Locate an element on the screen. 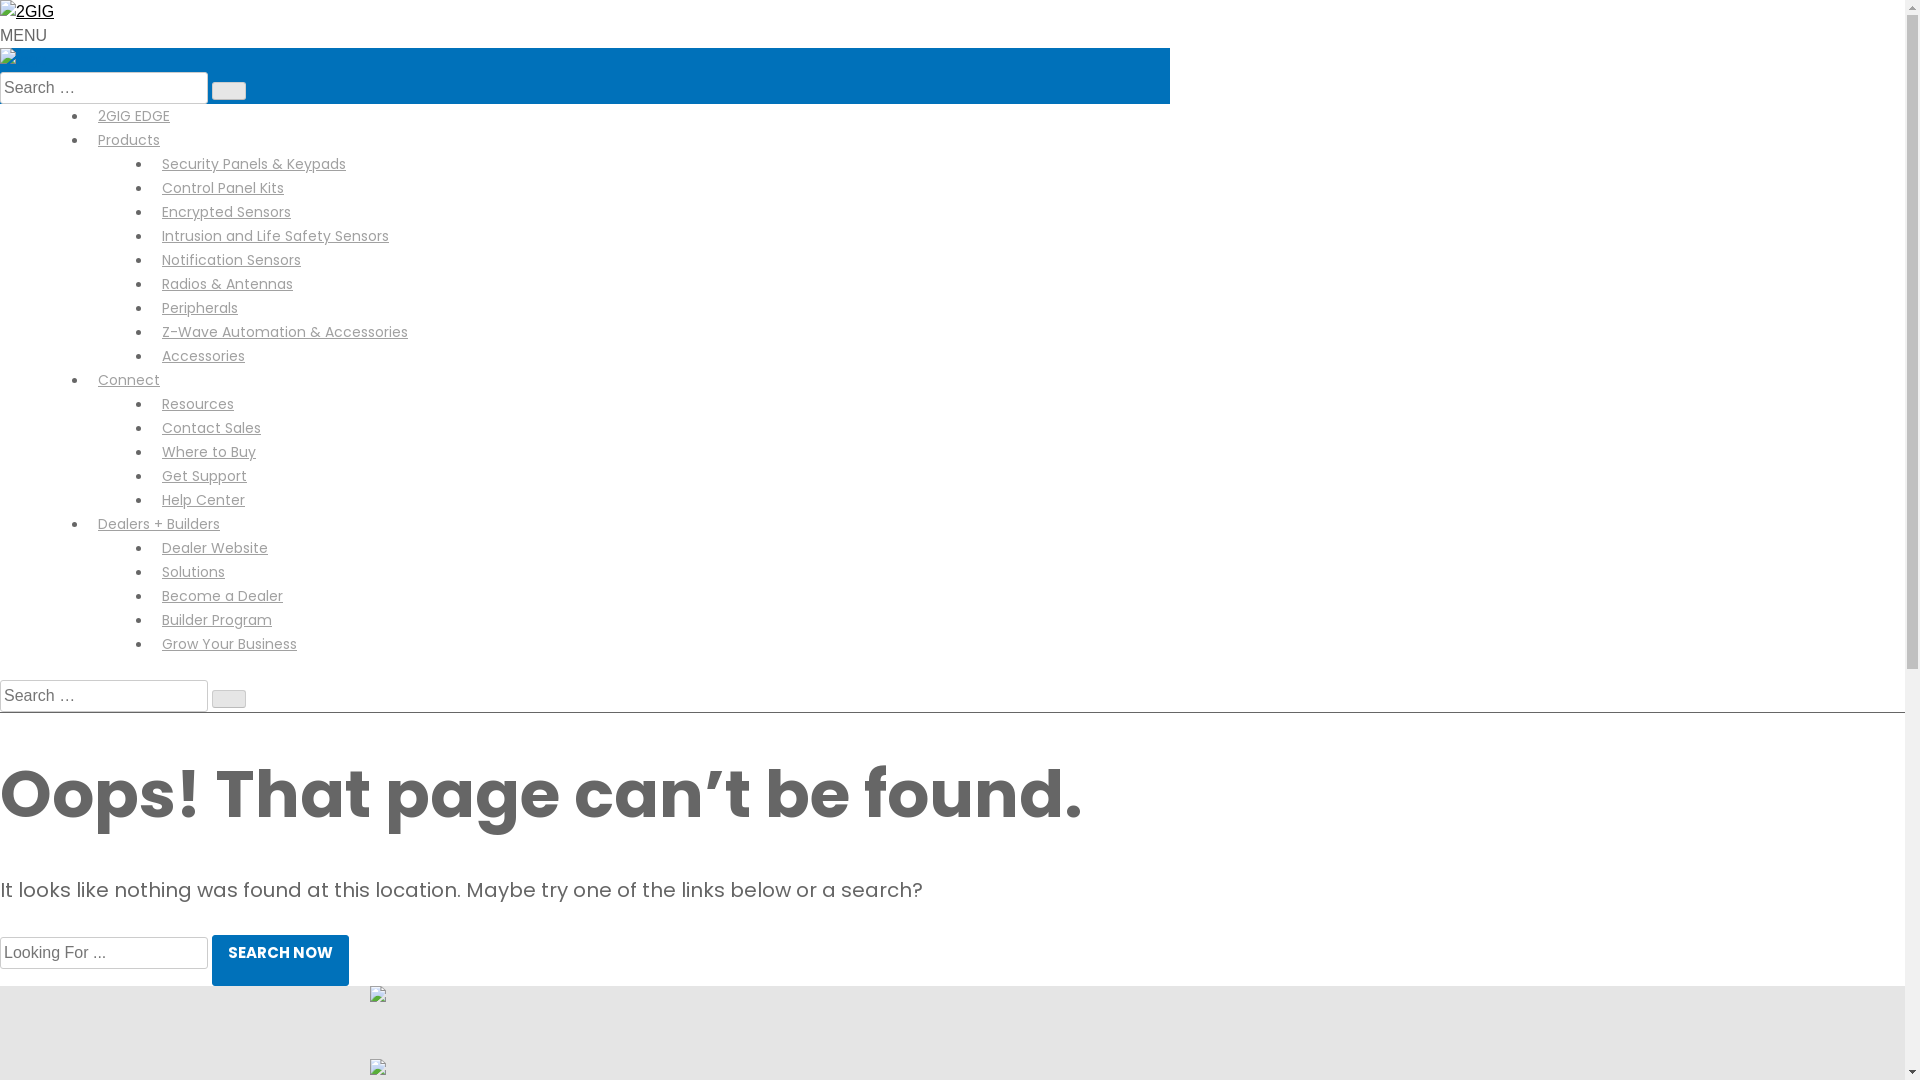  'Peripherals' is located at coordinates (151, 308).